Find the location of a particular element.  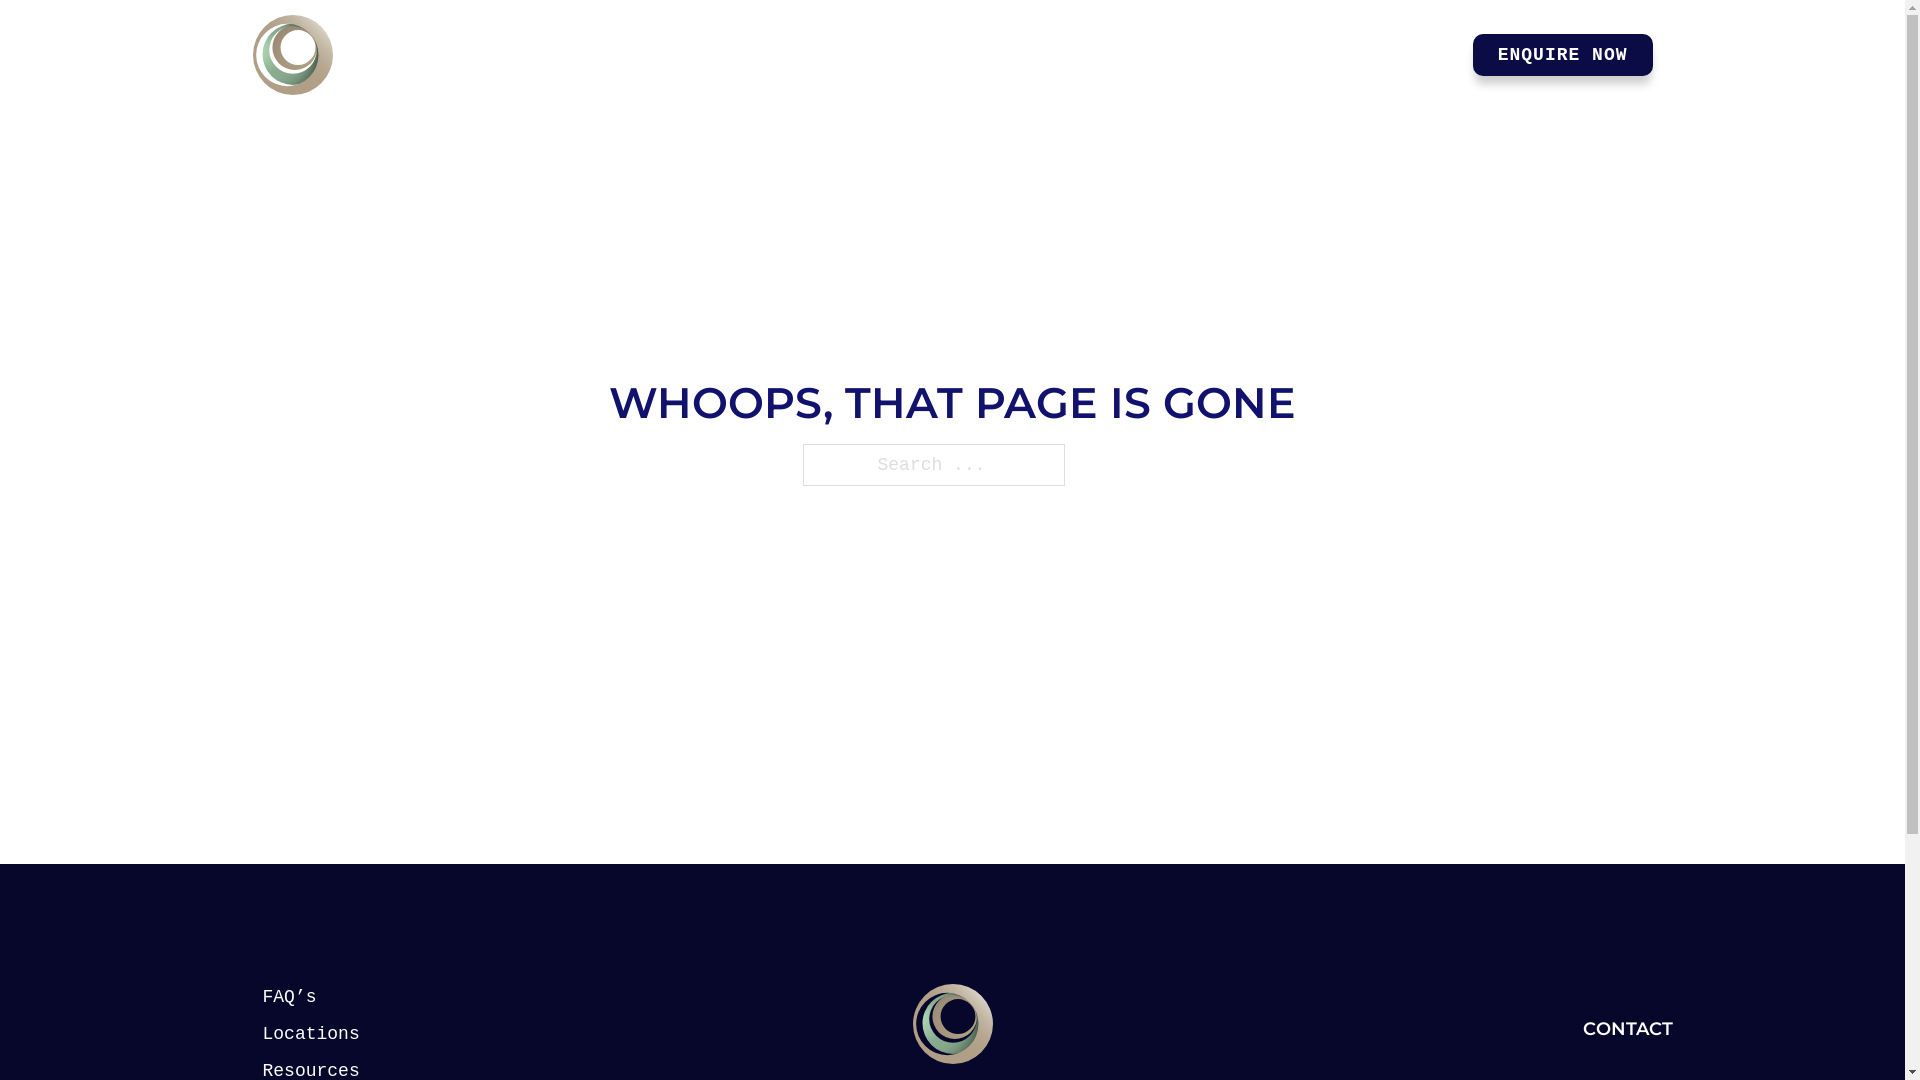

'ENQUIRE NOW' is located at coordinates (1562, 53).